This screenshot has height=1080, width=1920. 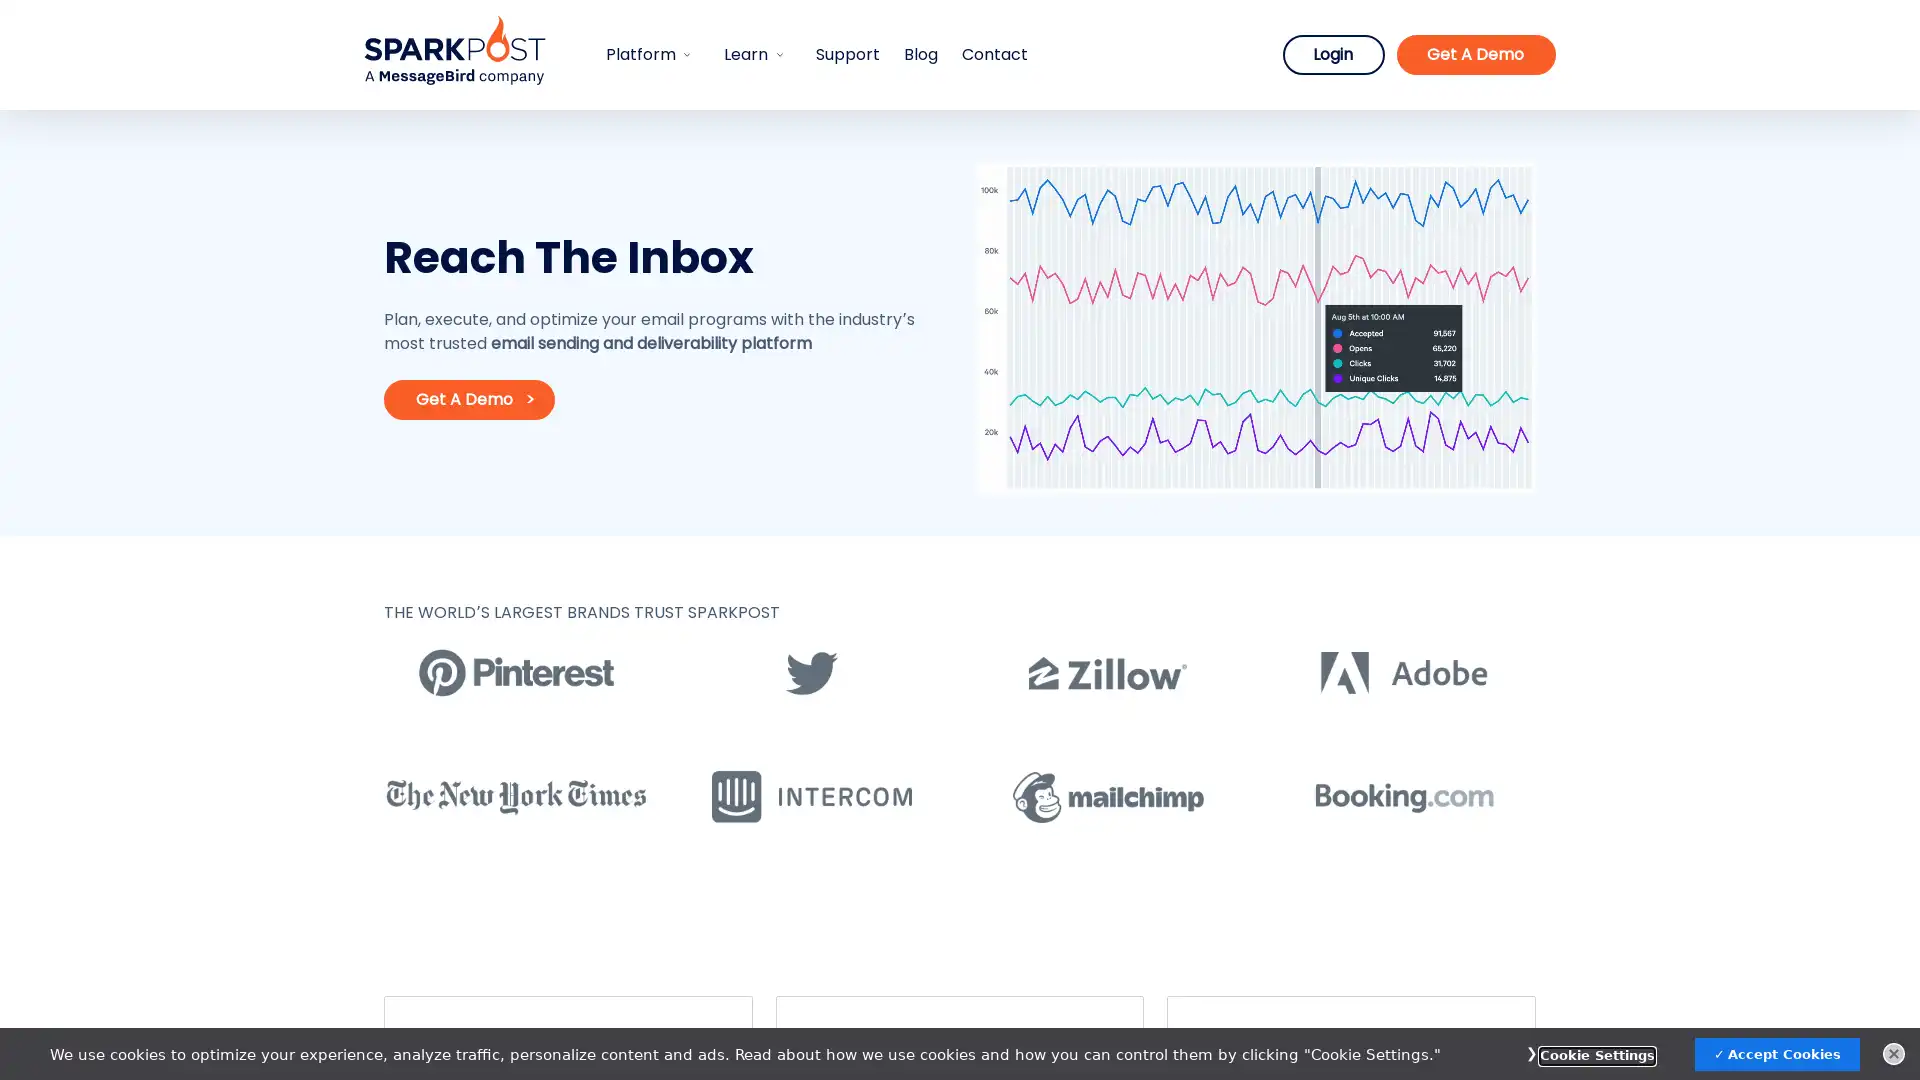 I want to click on open sub-menu, so click(x=781, y=53).